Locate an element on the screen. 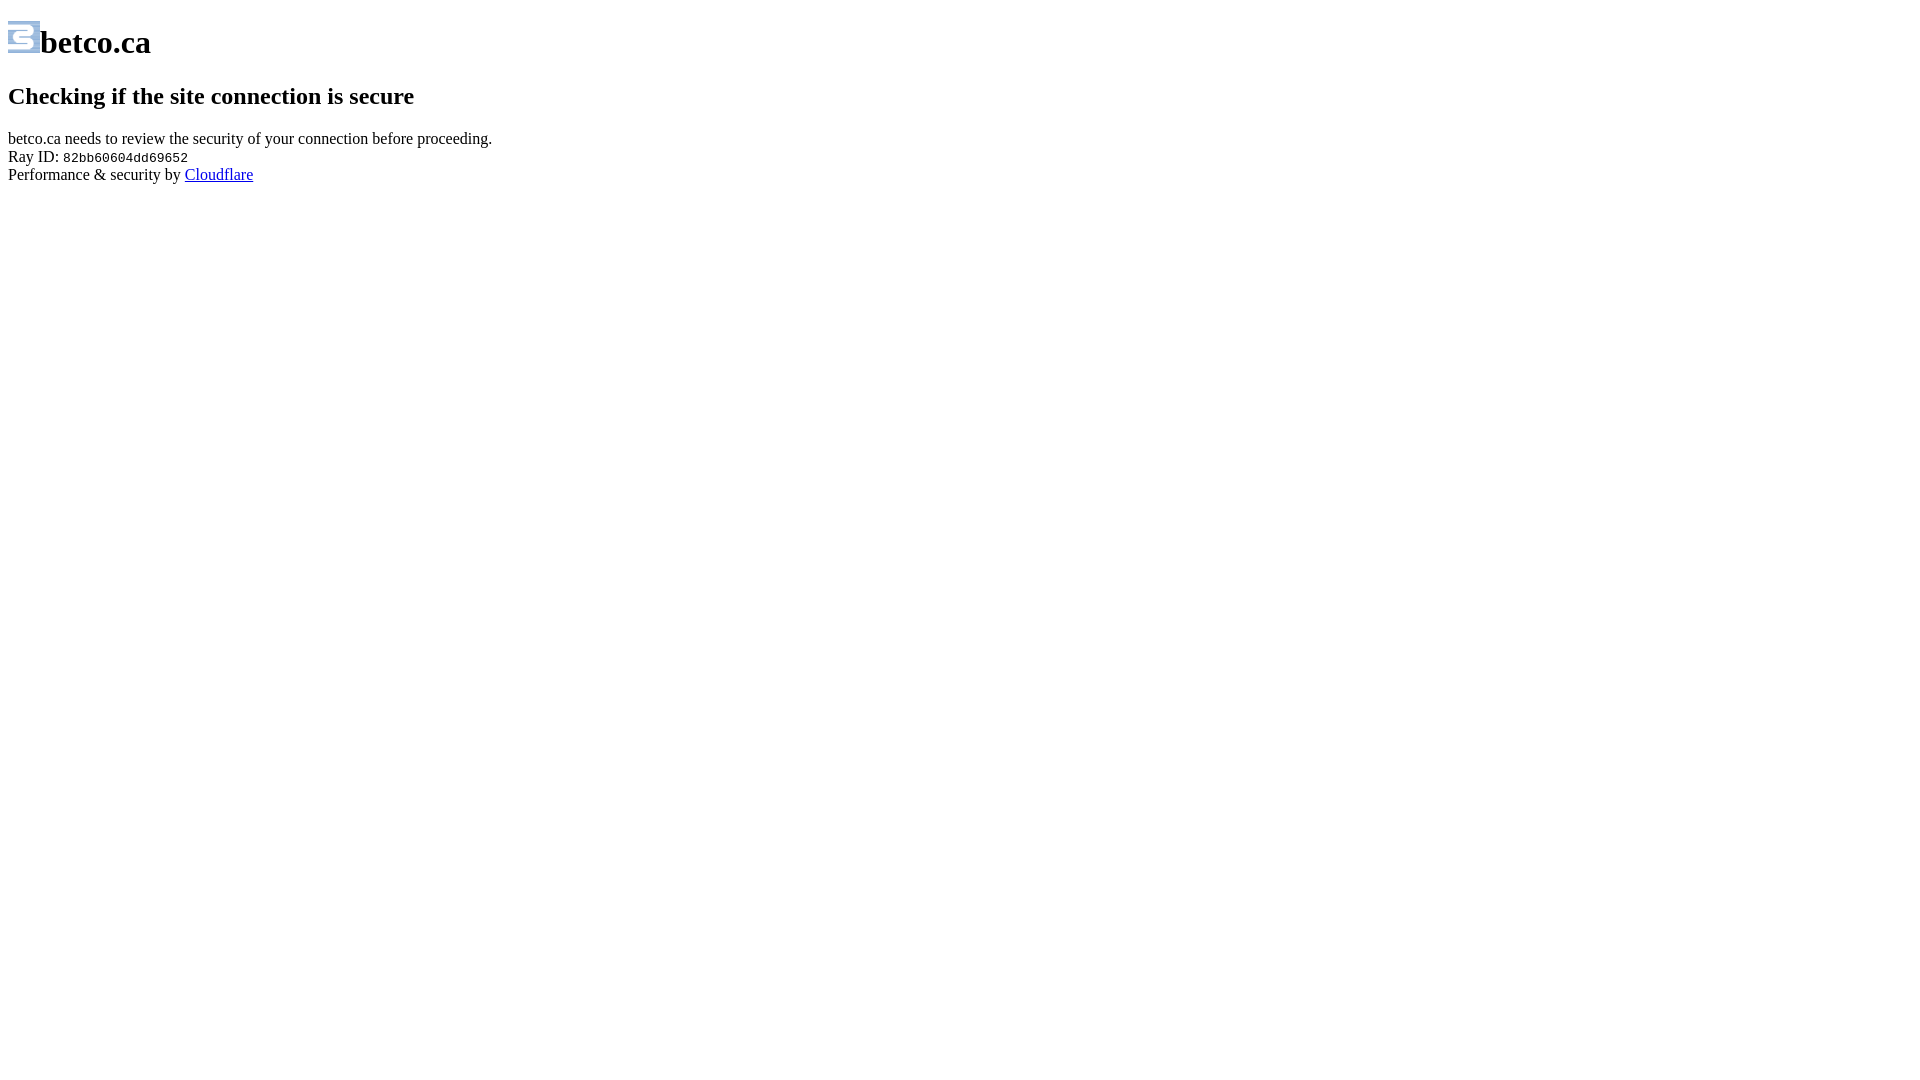 Image resolution: width=1920 pixels, height=1080 pixels. 'Cloudflare' is located at coordinates (219, 173).